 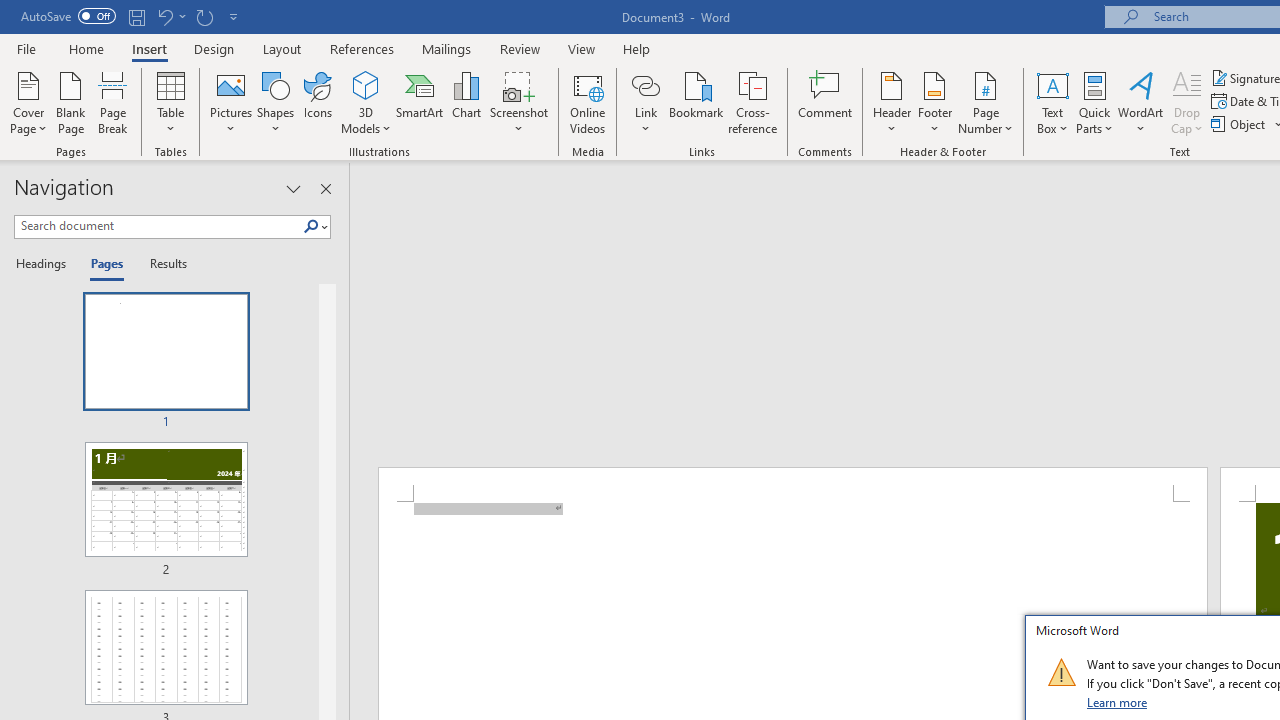 I want to click on 'Quick Parts', so click(x=1094, y=103).